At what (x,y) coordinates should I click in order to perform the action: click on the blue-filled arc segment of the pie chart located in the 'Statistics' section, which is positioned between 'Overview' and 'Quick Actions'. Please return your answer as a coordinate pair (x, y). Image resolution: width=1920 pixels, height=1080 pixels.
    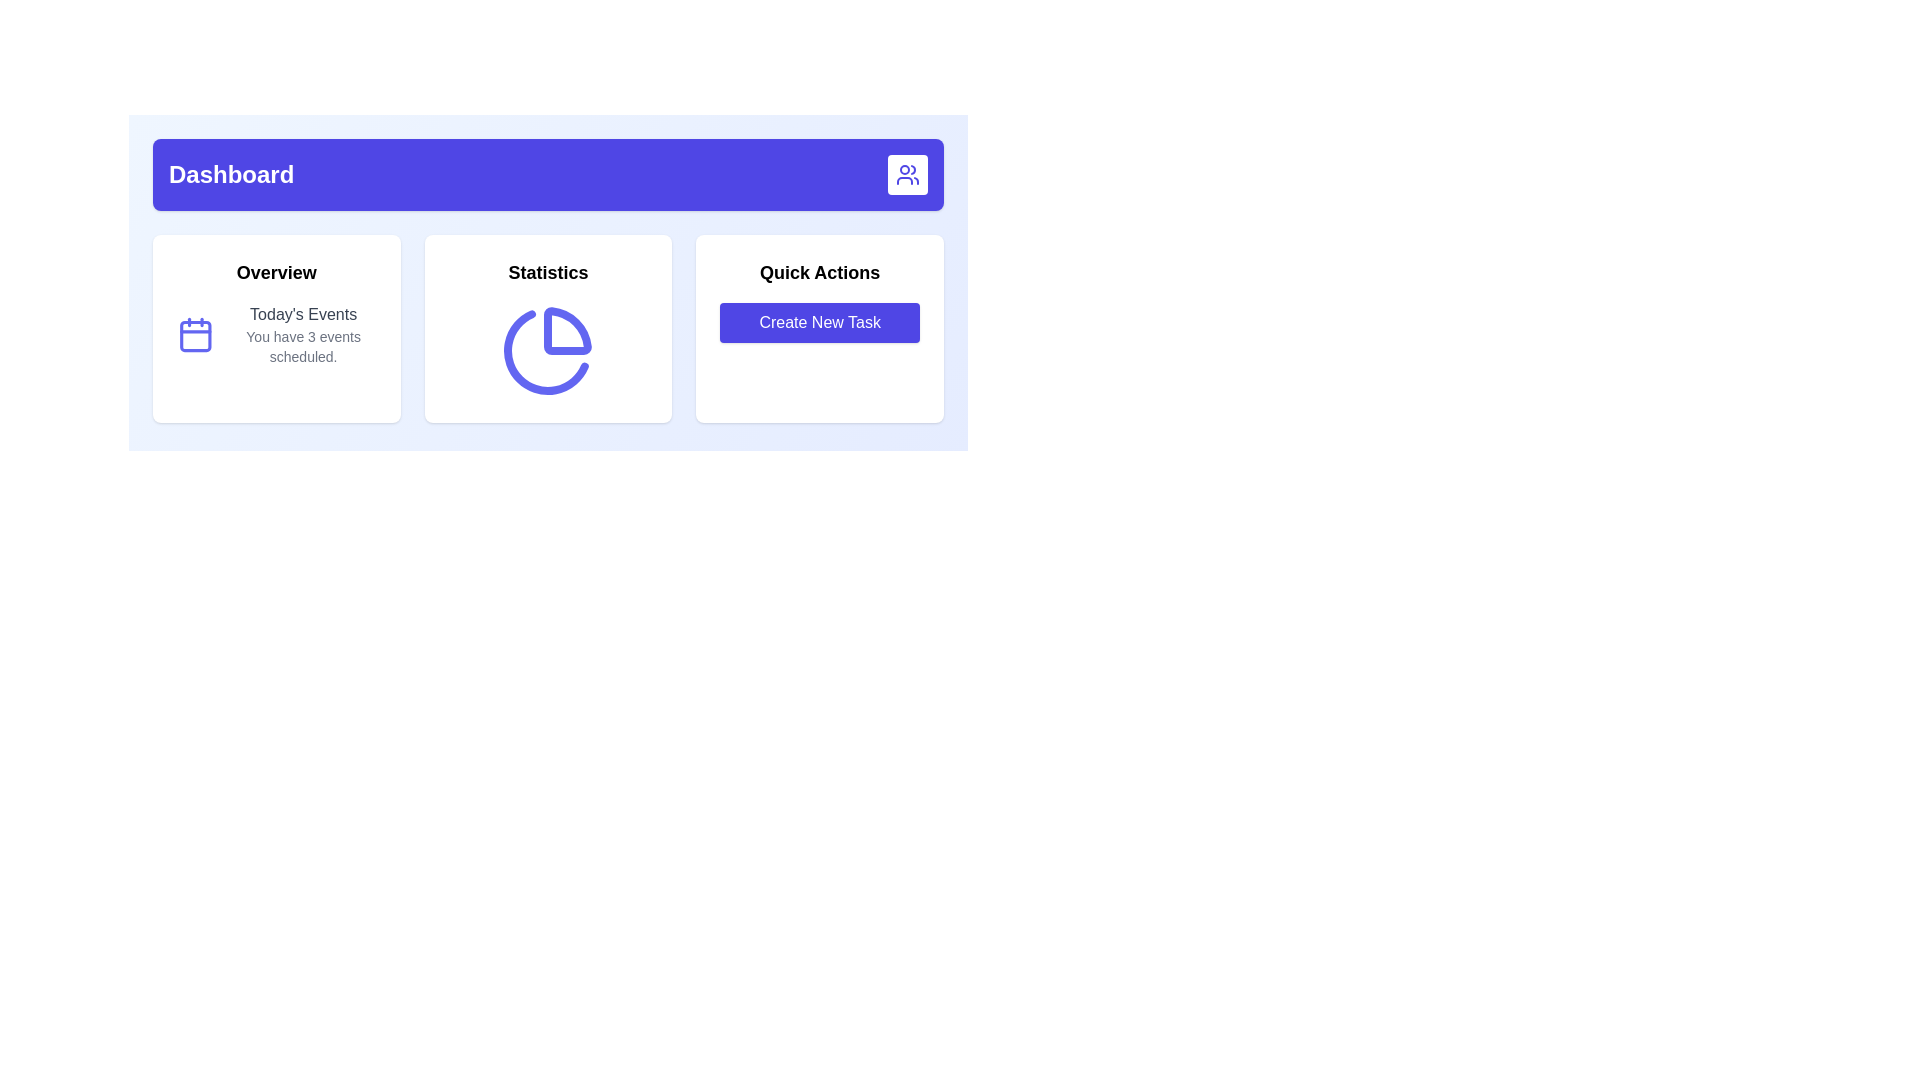
    Looking at the image, I should click on (546, 351).